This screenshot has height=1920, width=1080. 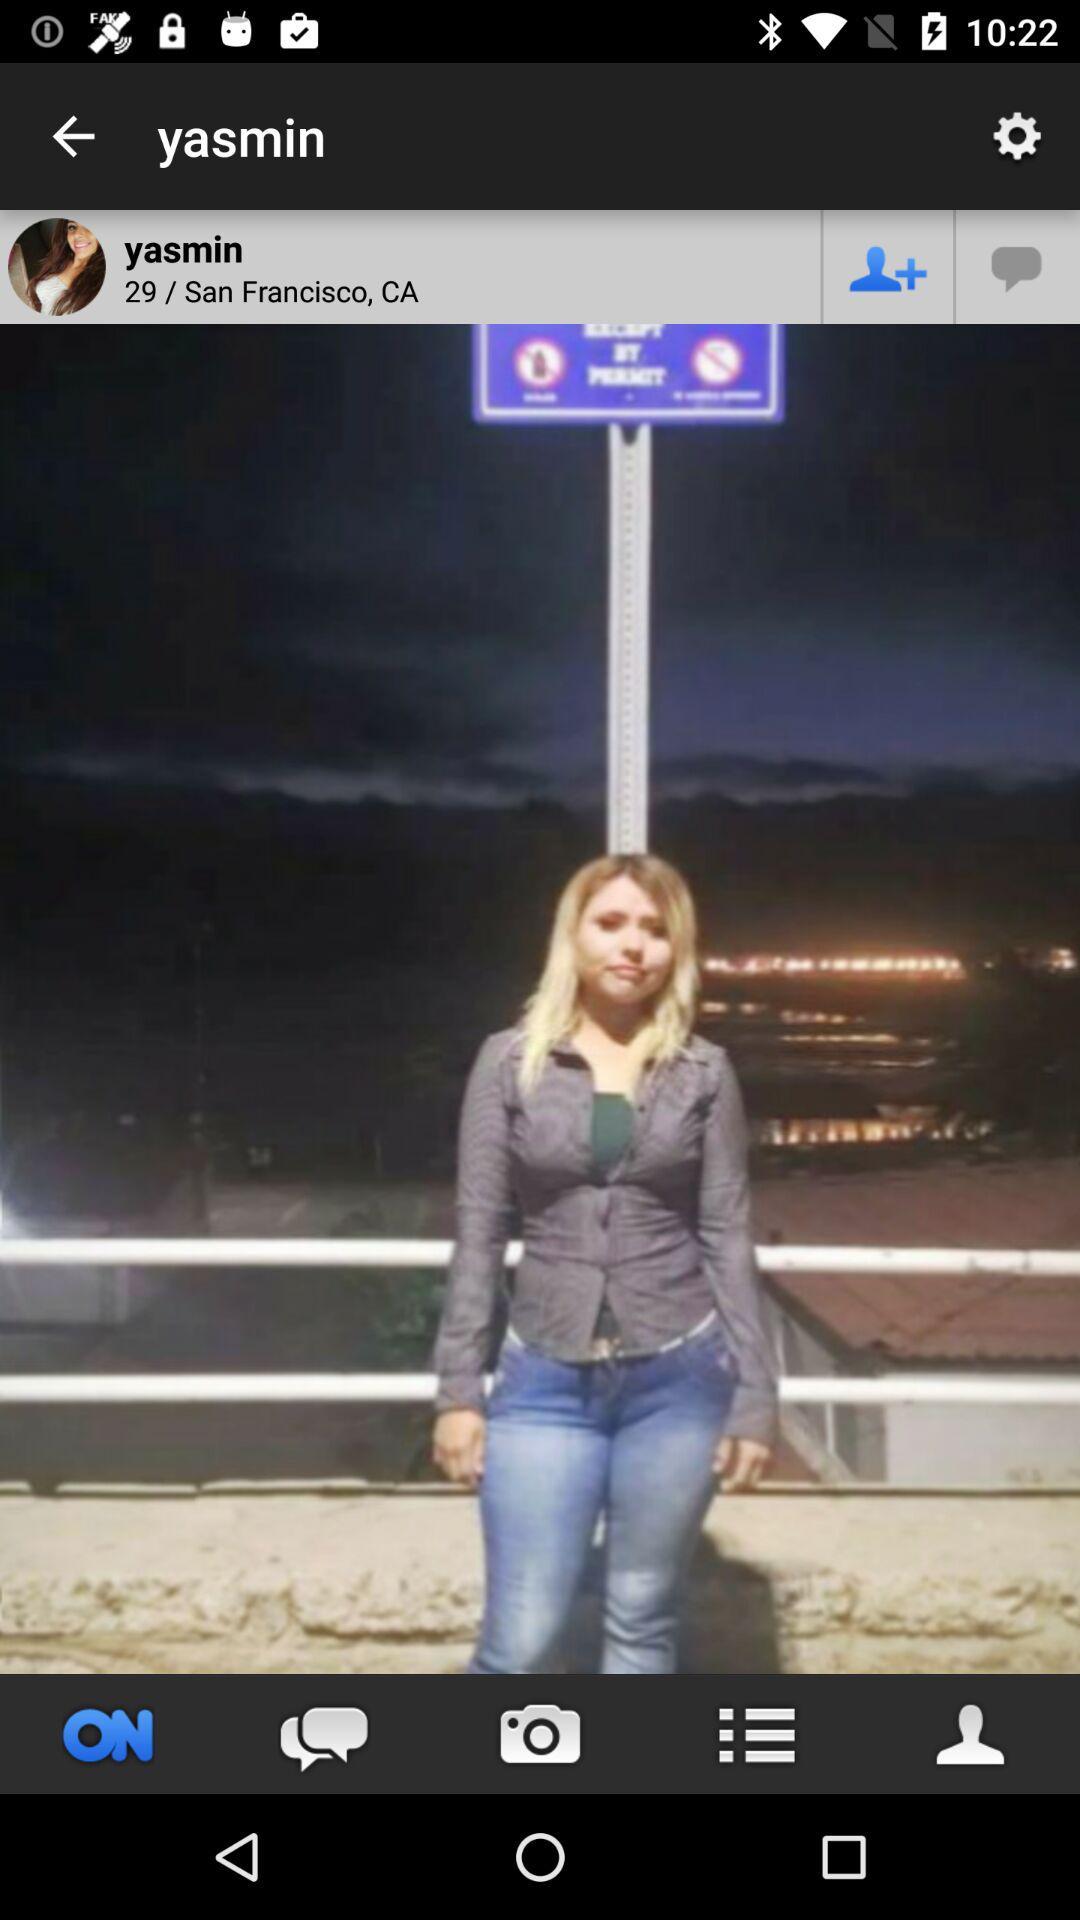 What do you see at coordinates (323, 1733) in the screenshot?
I see `send message` at bounding box center [323, 1733].